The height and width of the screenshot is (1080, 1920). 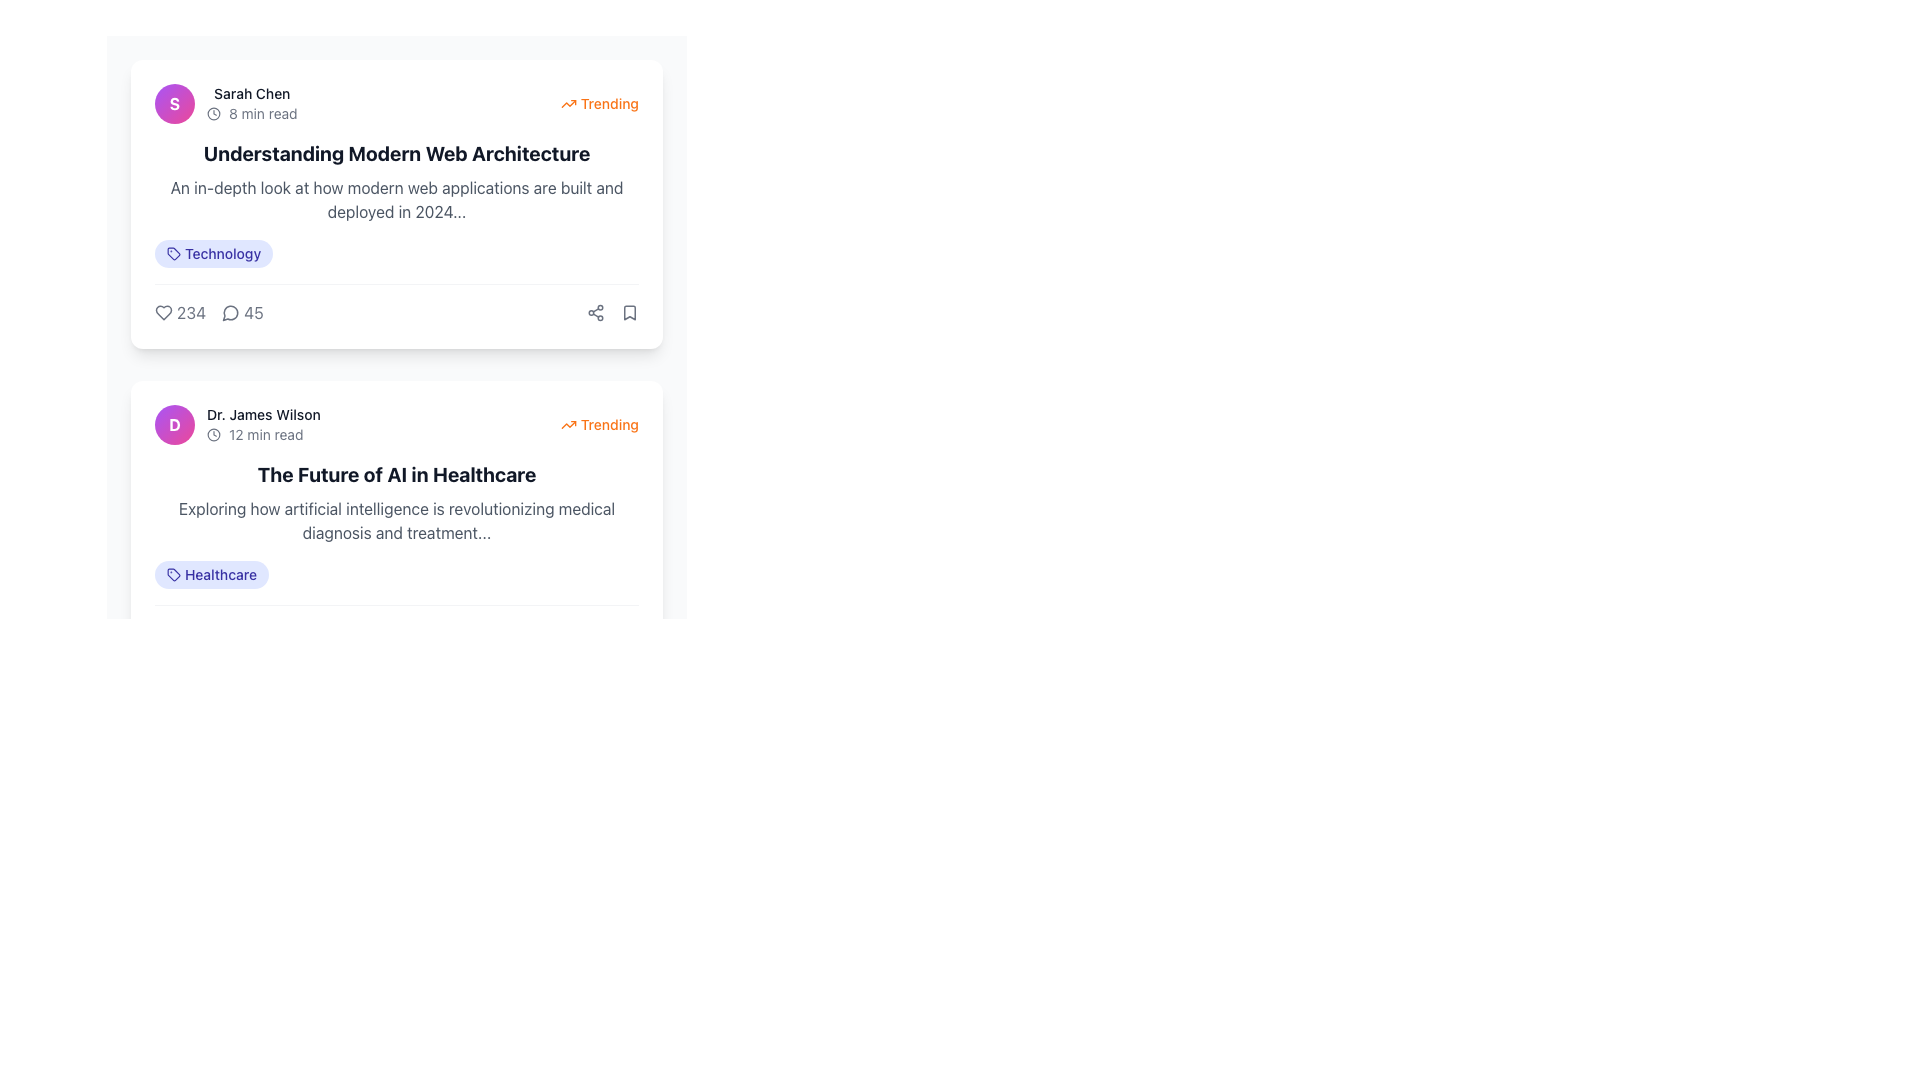 I want to click on the heart-shaped icon located at the lower portion of the article card summarizing 'Understanding Modern Web Architecture', so click(x=163, y=312).